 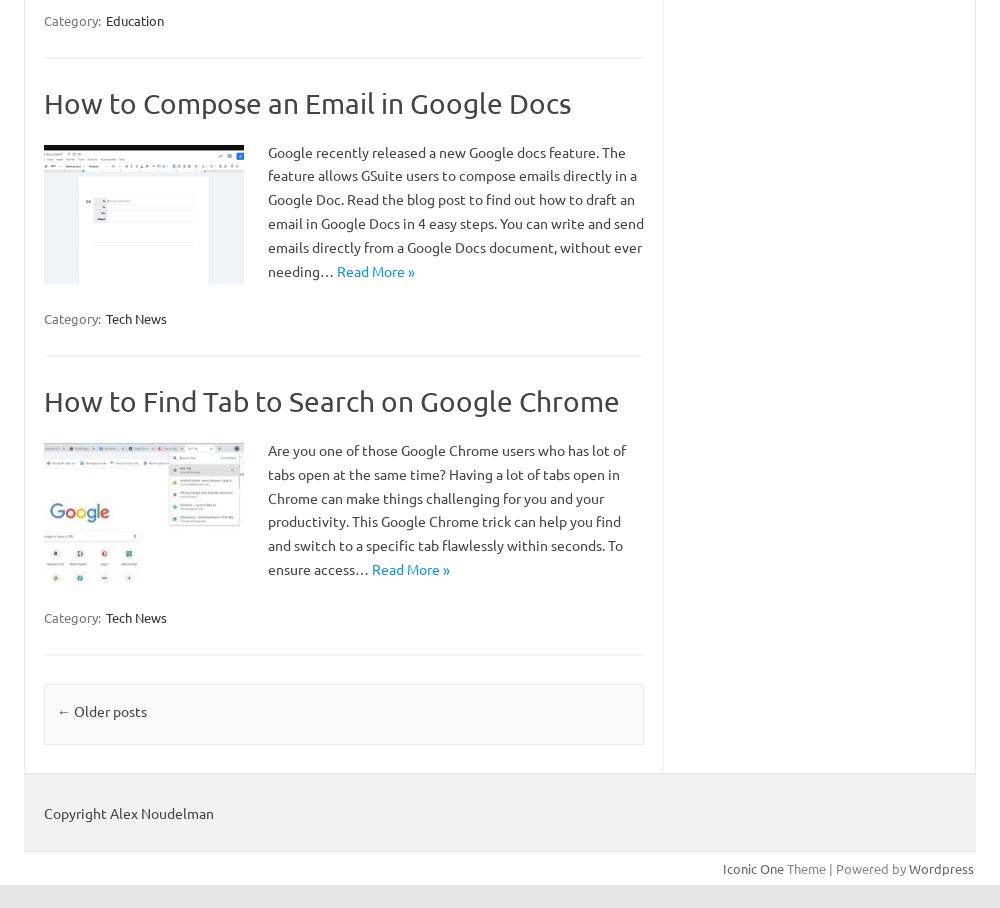 What do you see at coordinates (108, 708) in the screenshot?
I see `'Older posts'` at bounding box center [108, 708].